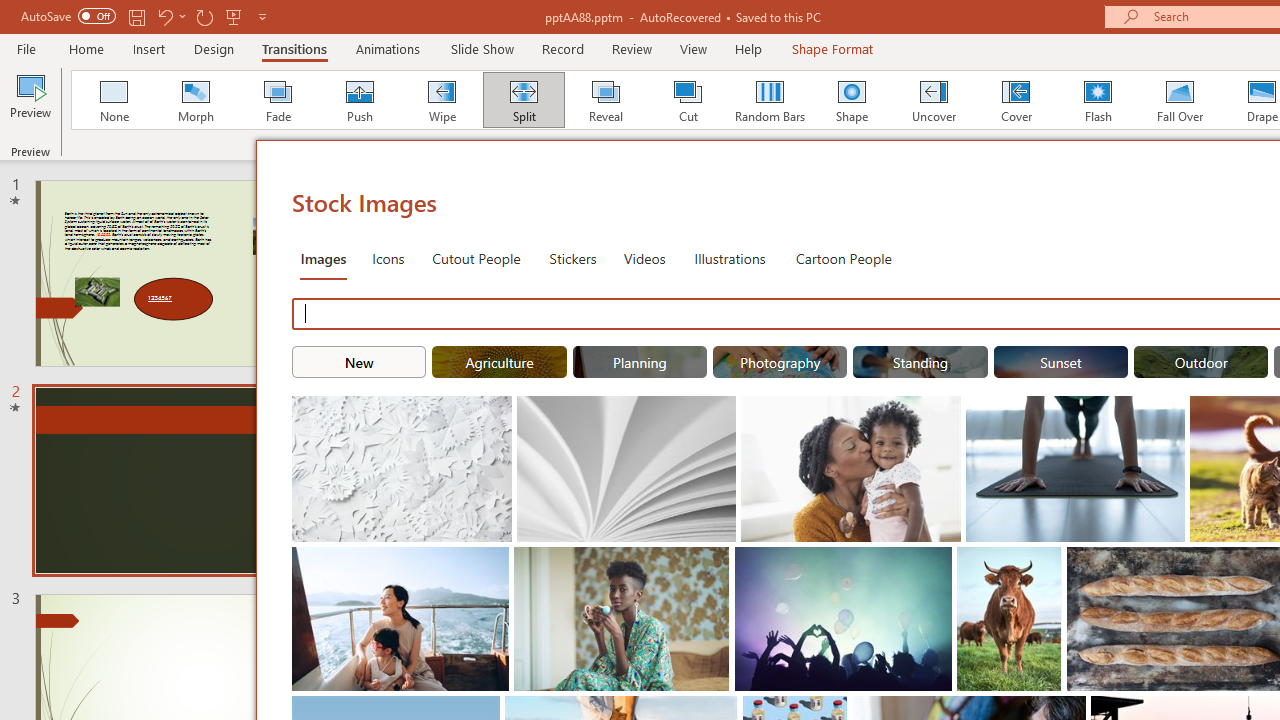 This screenshot has height=720, width=1280. I want to click on 'Shape', so click(852, 100).